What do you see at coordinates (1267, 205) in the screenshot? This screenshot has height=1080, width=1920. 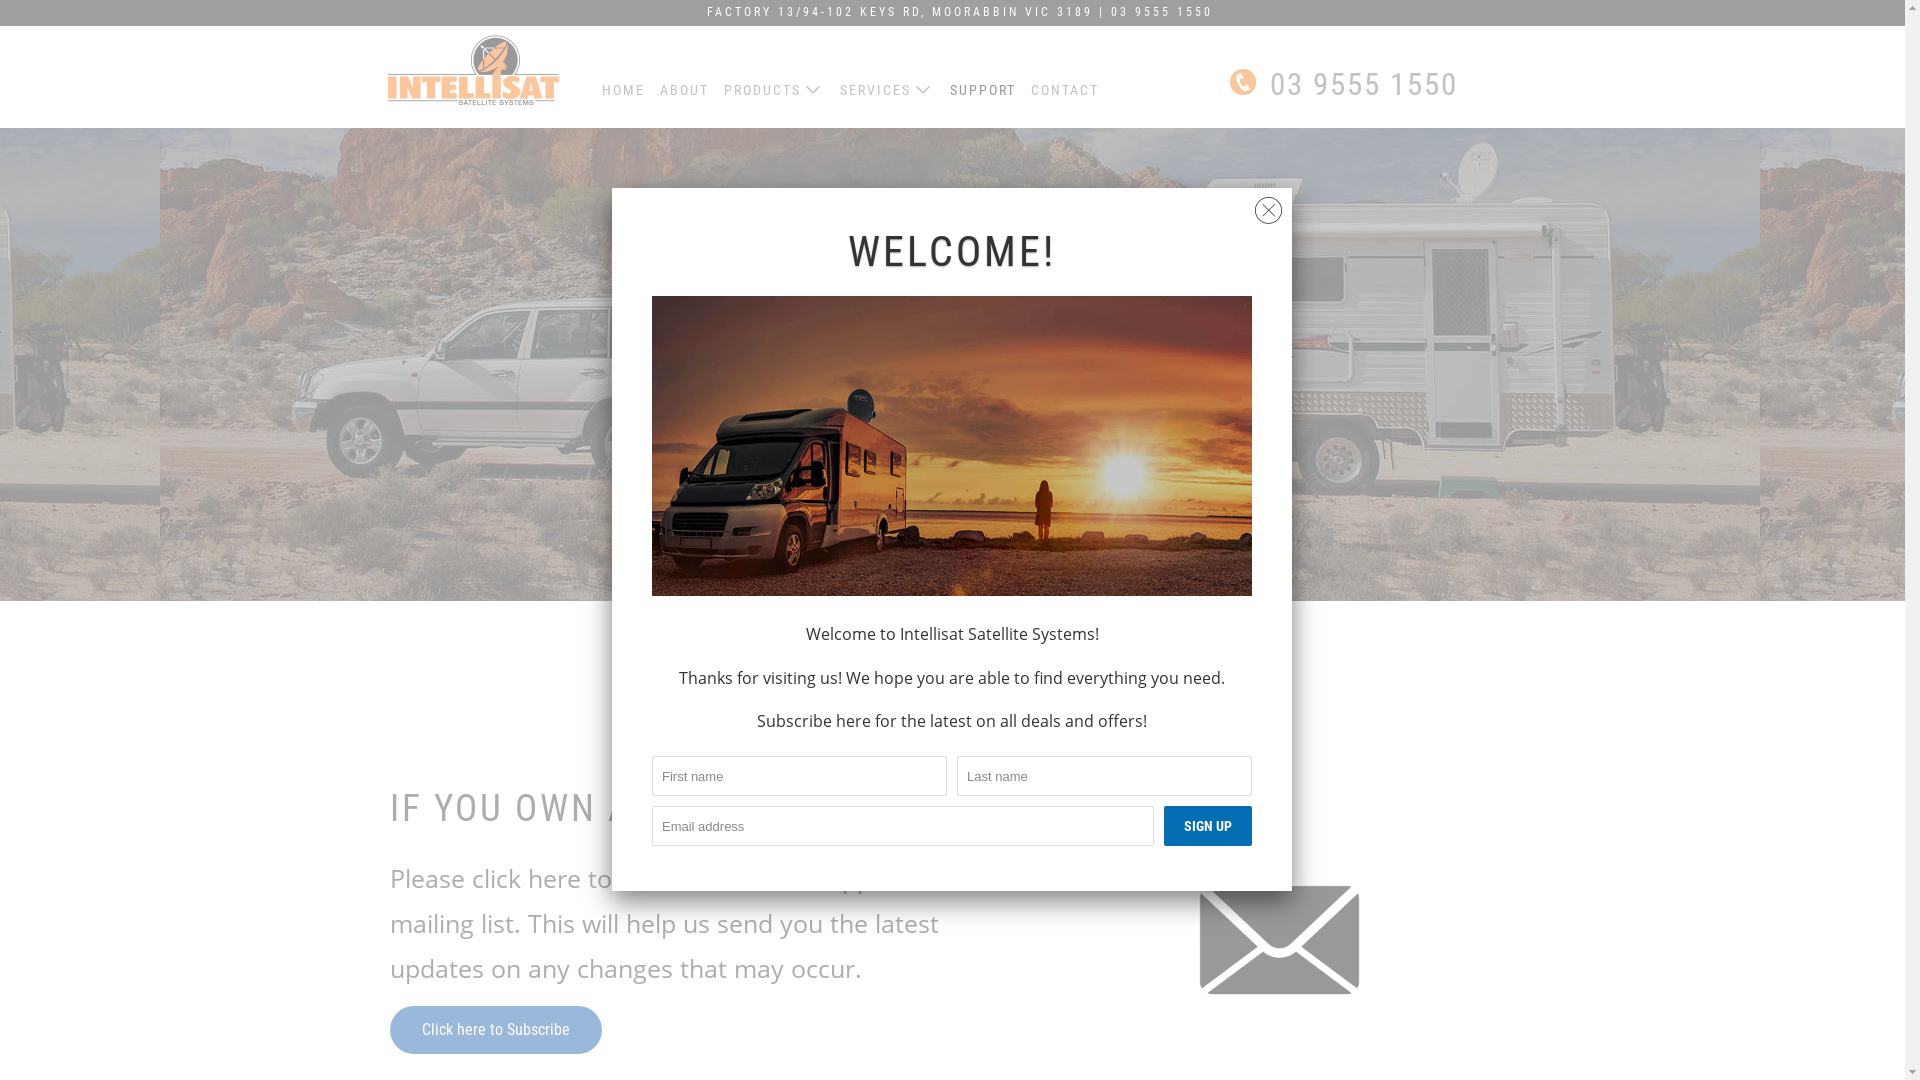 I see `'Close'` at bounding box center [1267, 205].